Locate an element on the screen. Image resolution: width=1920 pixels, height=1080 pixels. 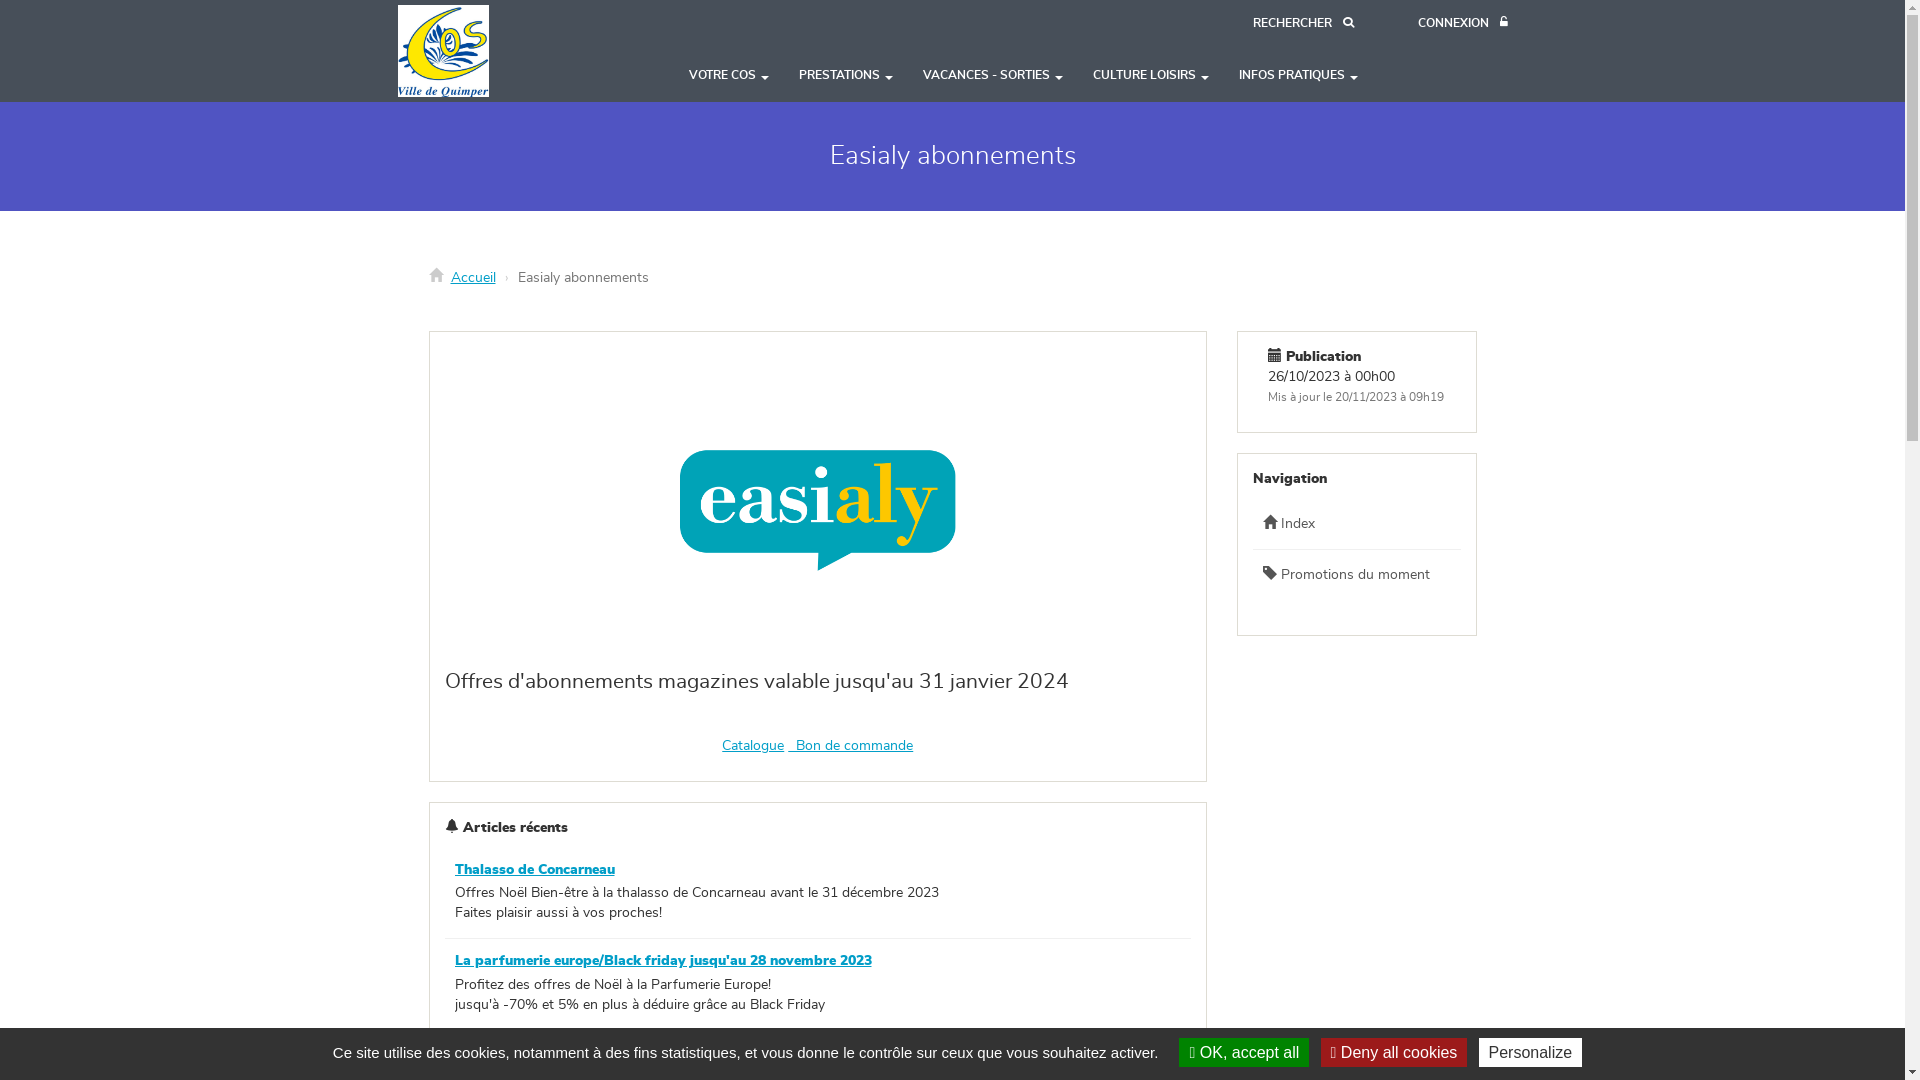
'Personalize' is located at coordinates (1530, 1051).